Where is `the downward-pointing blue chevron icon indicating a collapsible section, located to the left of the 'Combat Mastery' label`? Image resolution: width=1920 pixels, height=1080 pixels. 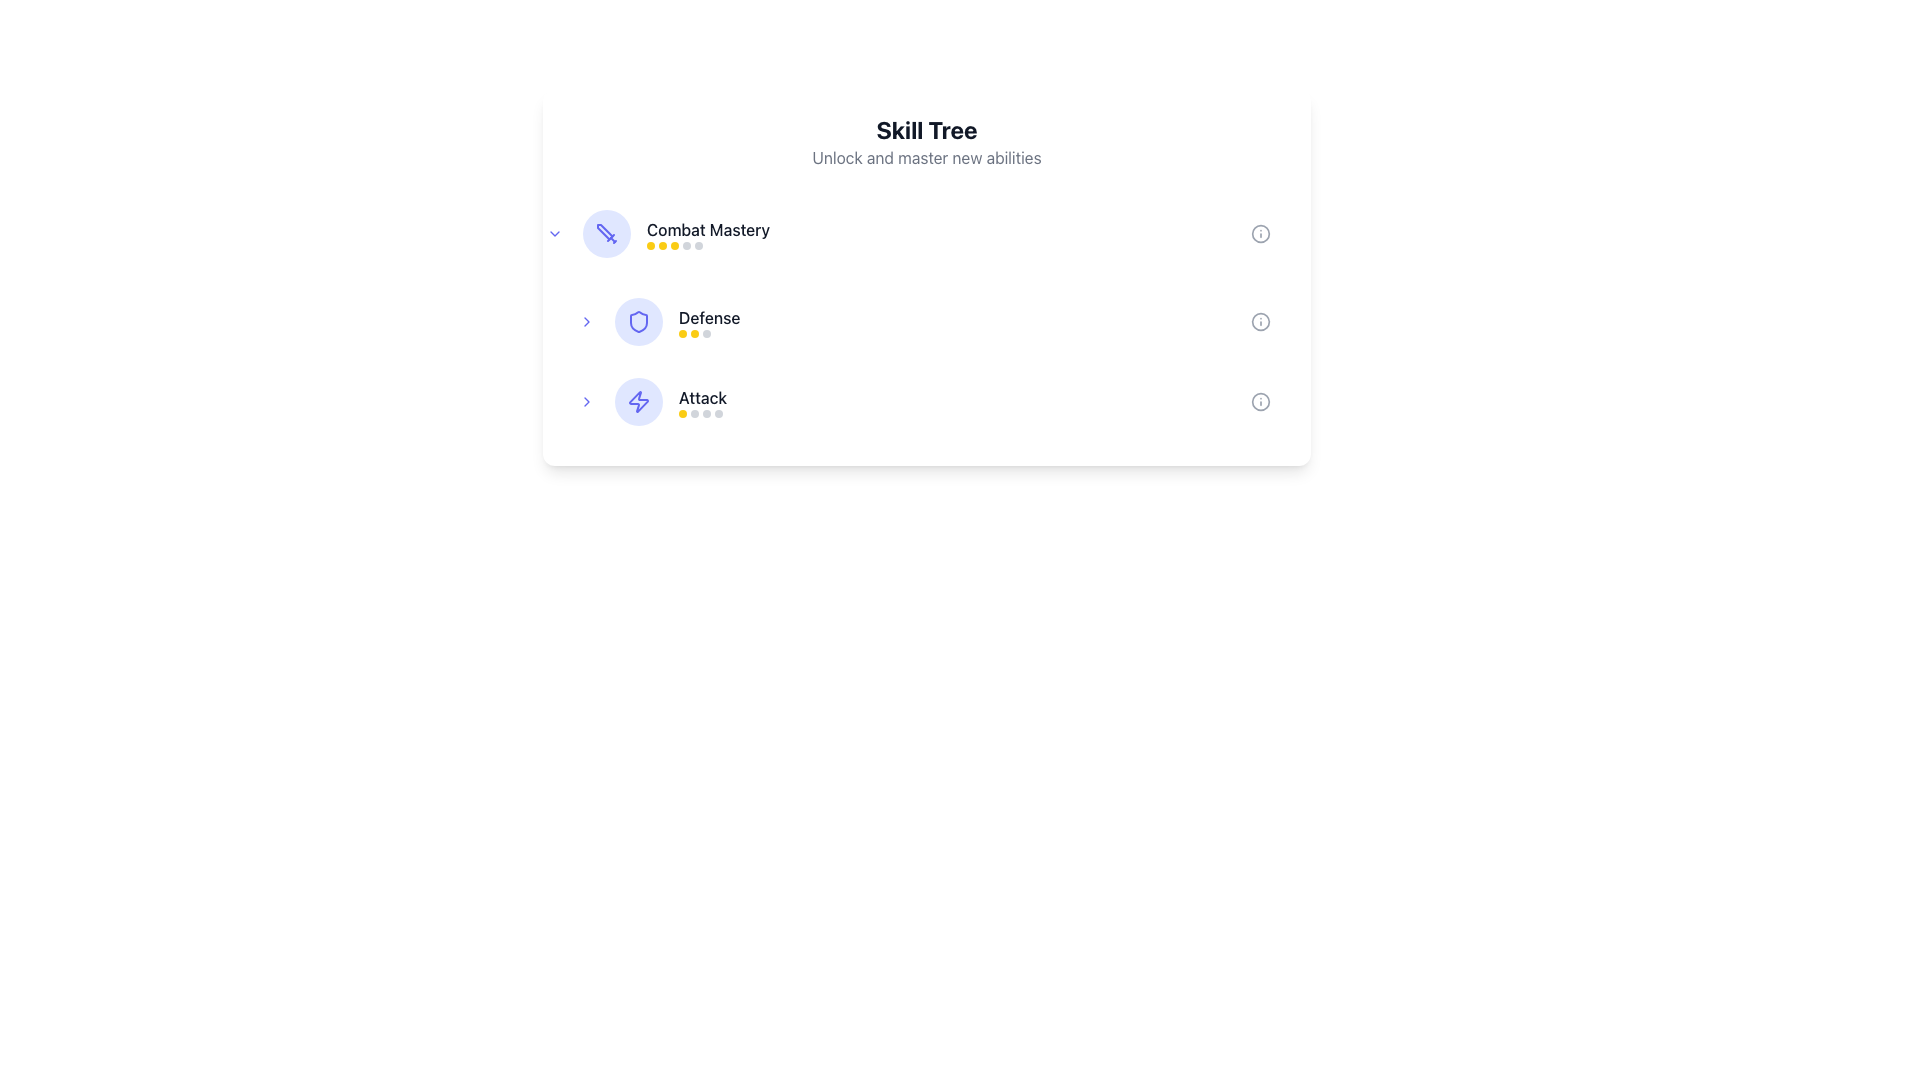
the downward-pointing blue chevron icon indicating a collapsible section, located to the left of the 'Combat Mastery' label is located at coordinates (555, 233).